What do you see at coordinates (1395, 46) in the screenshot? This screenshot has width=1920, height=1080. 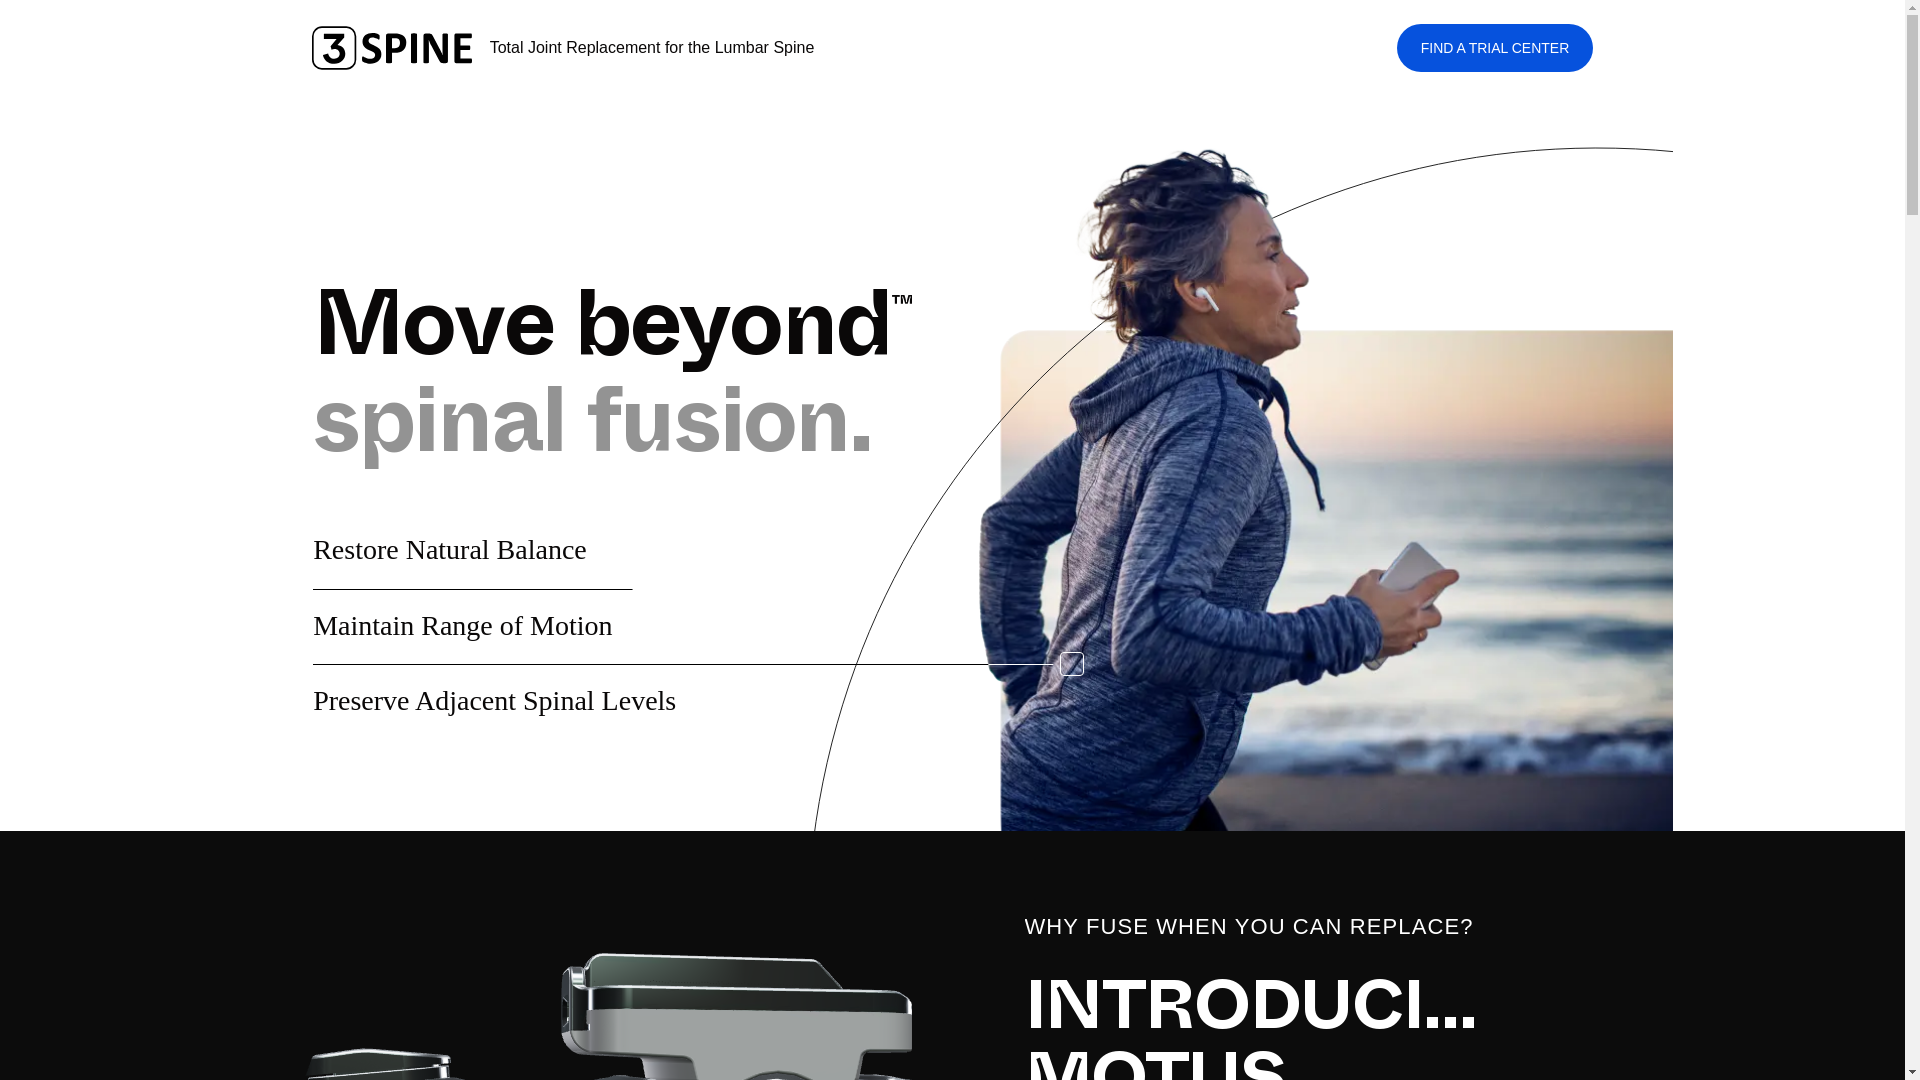 I see `'FIND A TRIAL CENTER'` at bounding box center [1395, 46].